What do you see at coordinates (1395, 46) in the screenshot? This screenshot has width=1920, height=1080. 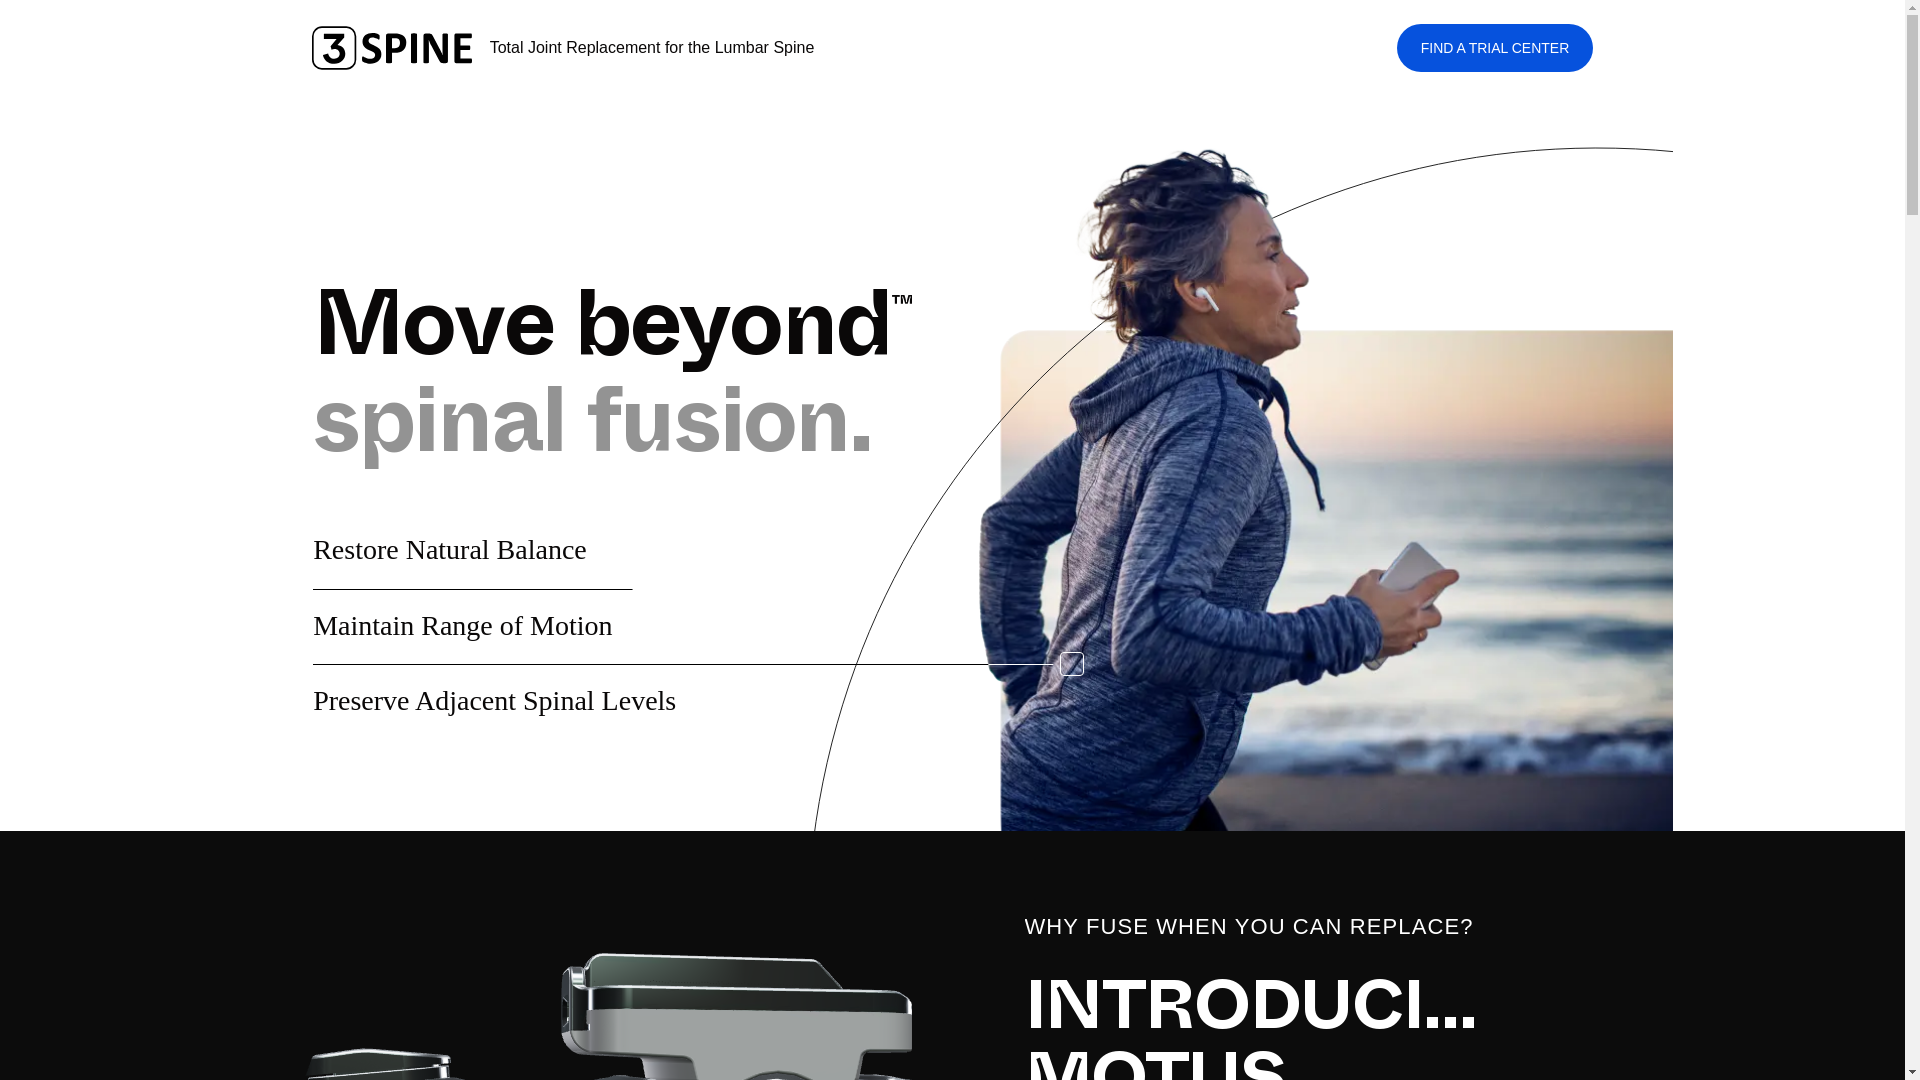 I see `'FIND A TRIAL CENTER'` at bounding box center [1395, 46].